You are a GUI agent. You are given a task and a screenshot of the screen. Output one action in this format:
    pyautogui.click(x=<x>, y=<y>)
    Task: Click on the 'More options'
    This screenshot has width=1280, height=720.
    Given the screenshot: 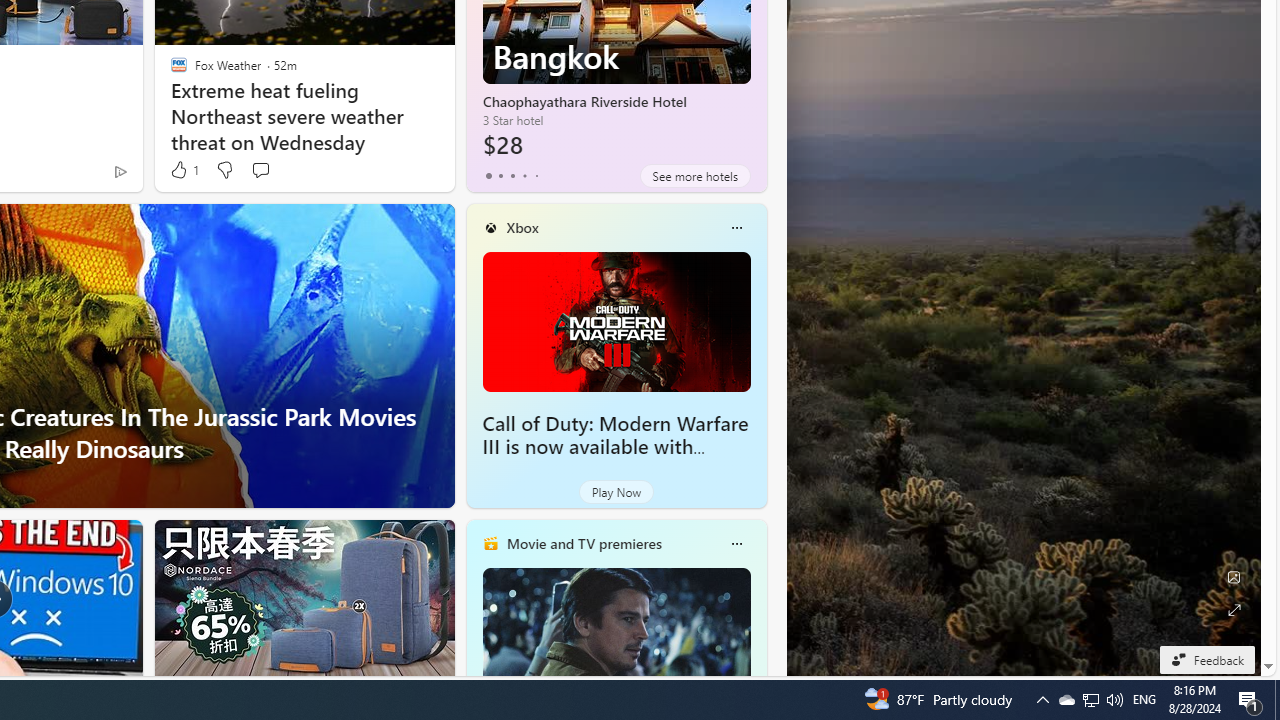 What is the action you would take?
    pyautogui.click(x=735, y=543)
    